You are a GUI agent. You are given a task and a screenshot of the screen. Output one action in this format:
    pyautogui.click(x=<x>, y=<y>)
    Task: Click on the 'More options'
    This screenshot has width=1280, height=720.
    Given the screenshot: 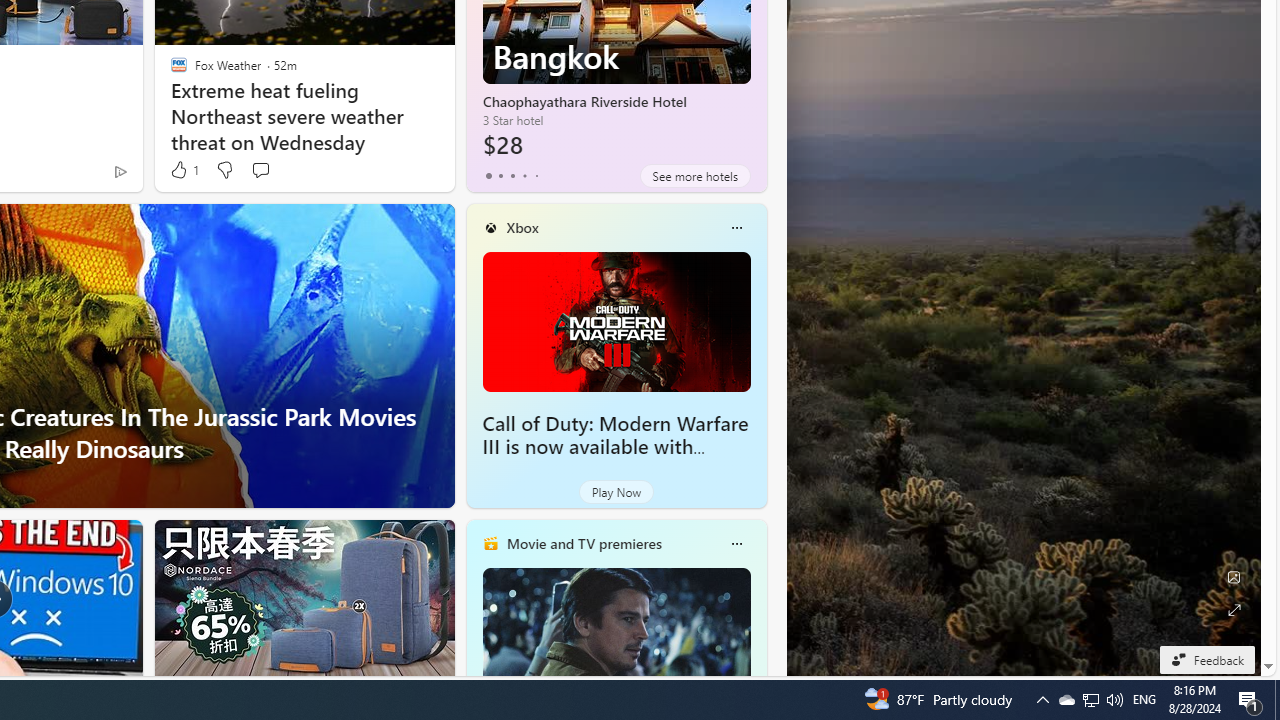 What is the action you would take?
    pyautogui.click(x=735, y=543)
    